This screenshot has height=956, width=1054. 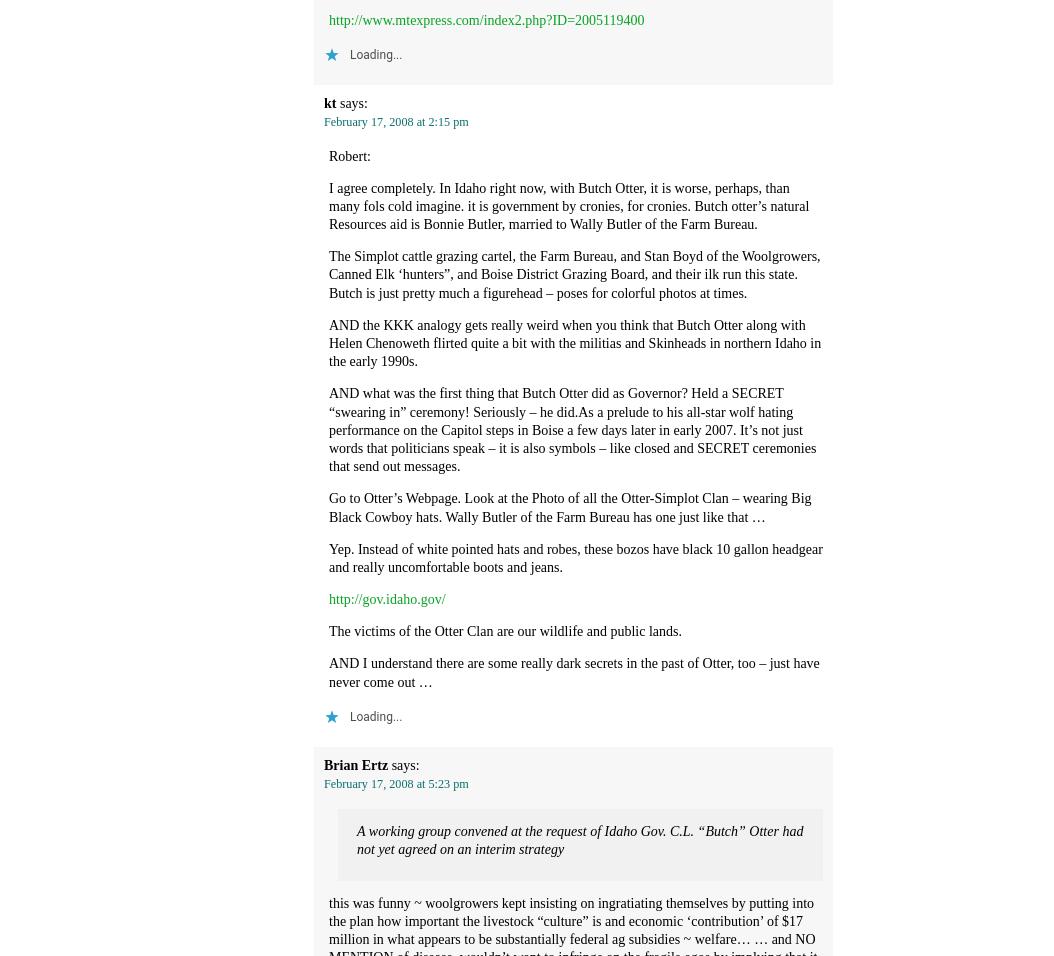 I want to click on 'February 17, 2008 at 5:23 pm', so click(x=323, y=783).